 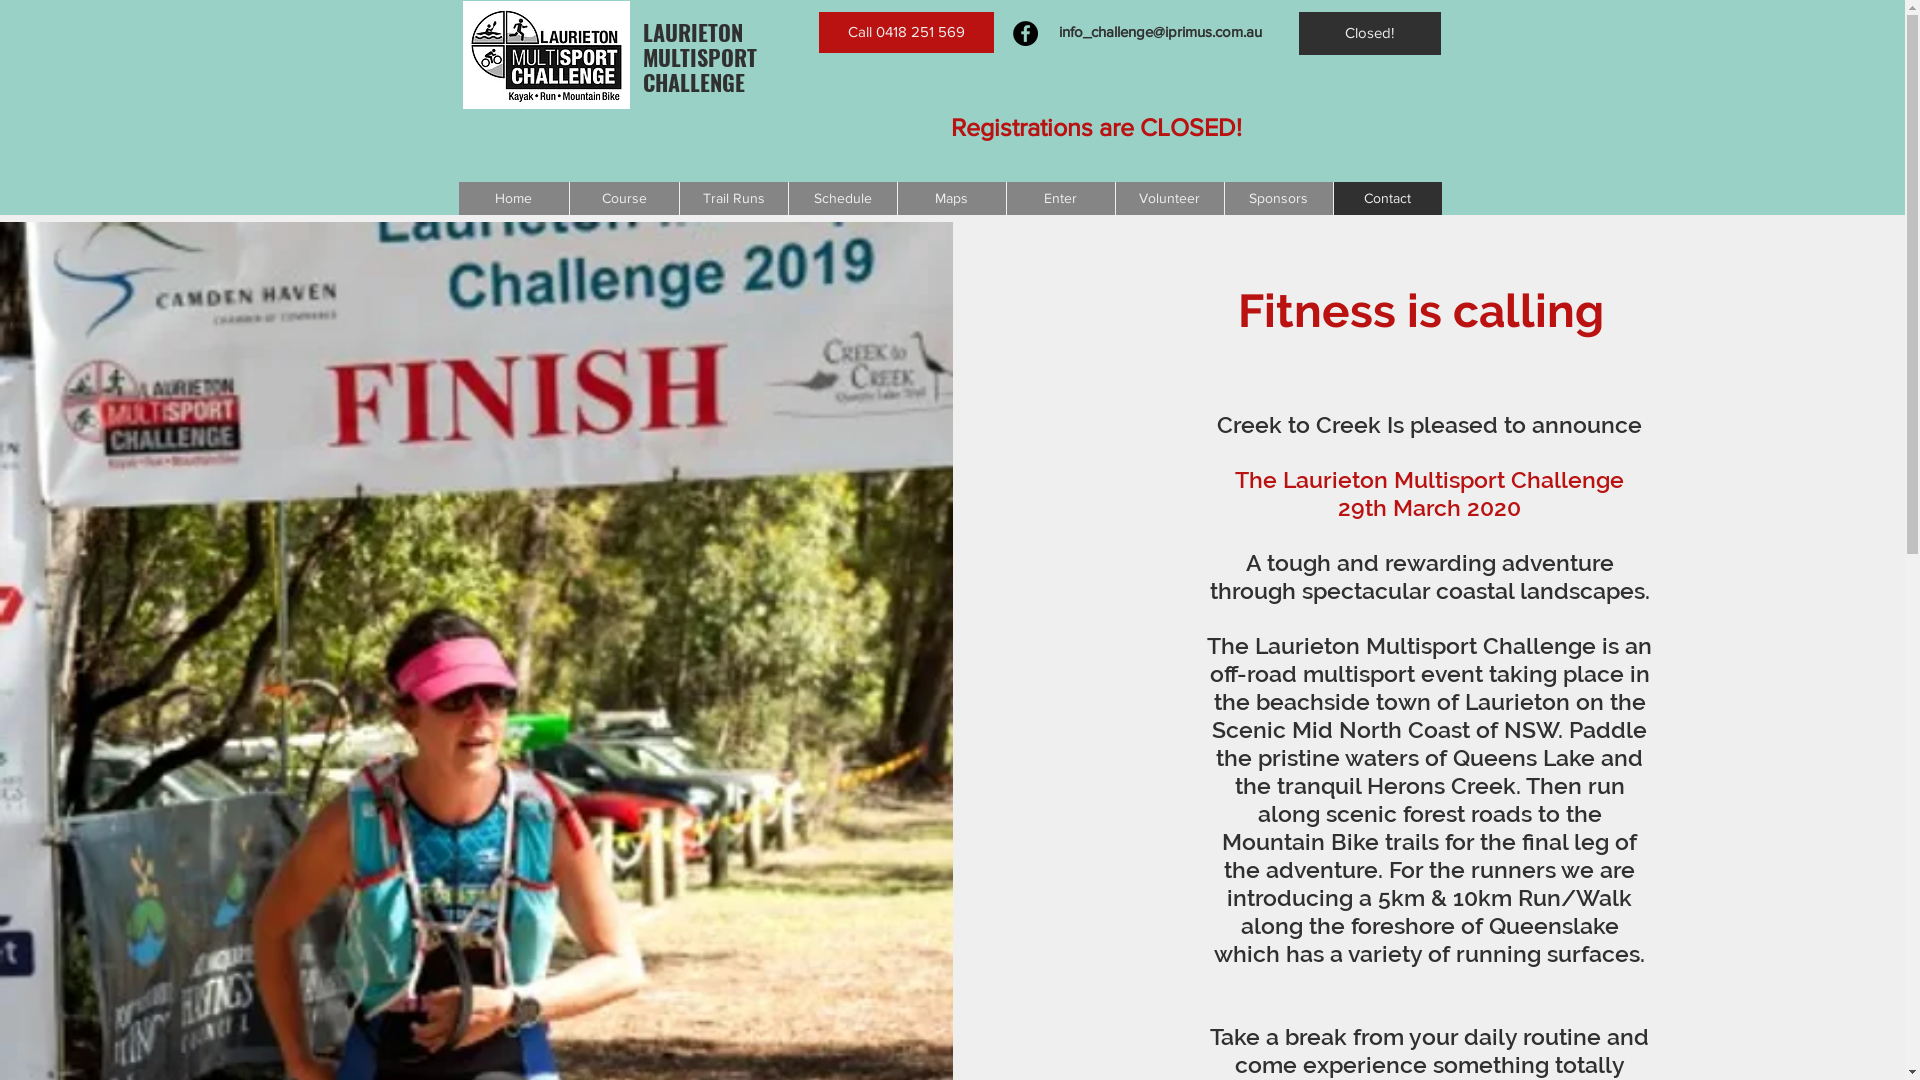 What do you see at coordinates (949, 198) in the screenshot?
I see `'Maps'` at bounding box center [949, 198].